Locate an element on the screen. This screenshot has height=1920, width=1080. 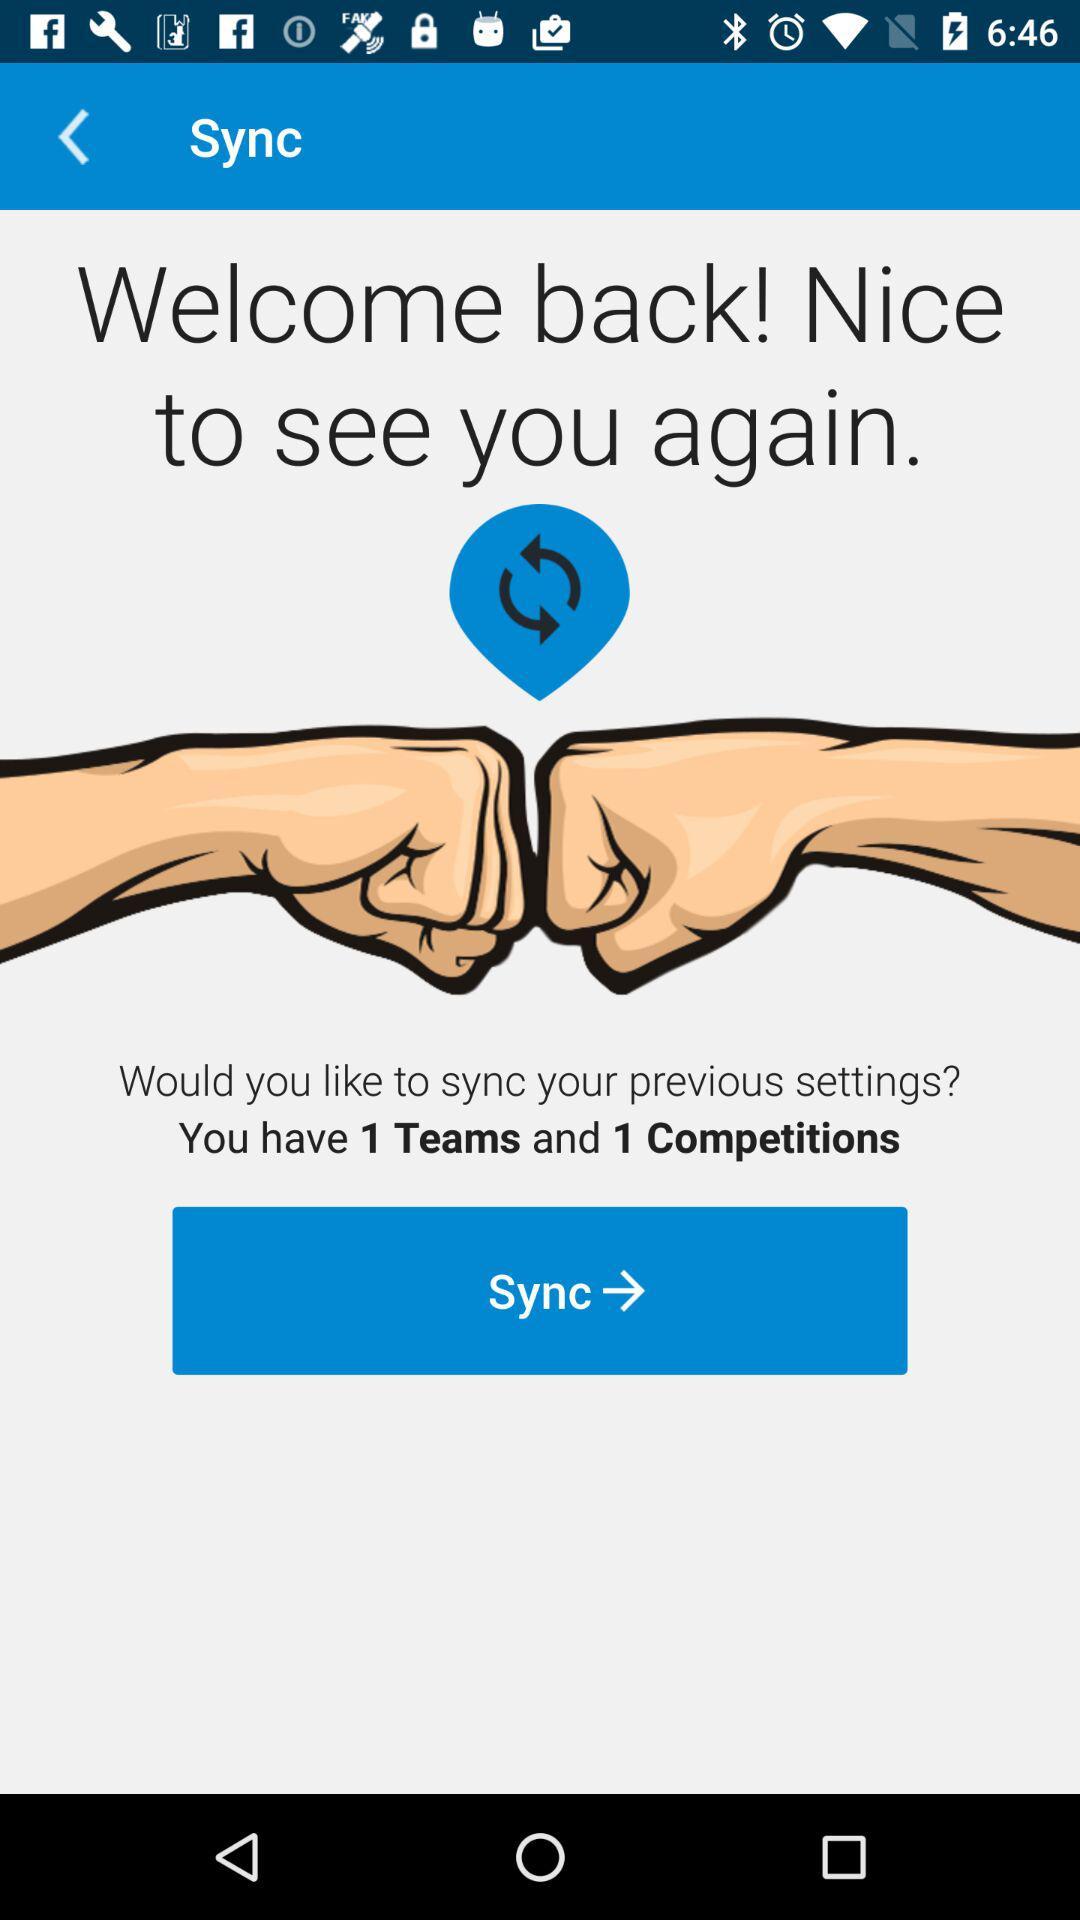
icon to the left of sync is located at coordinates (72, 135).